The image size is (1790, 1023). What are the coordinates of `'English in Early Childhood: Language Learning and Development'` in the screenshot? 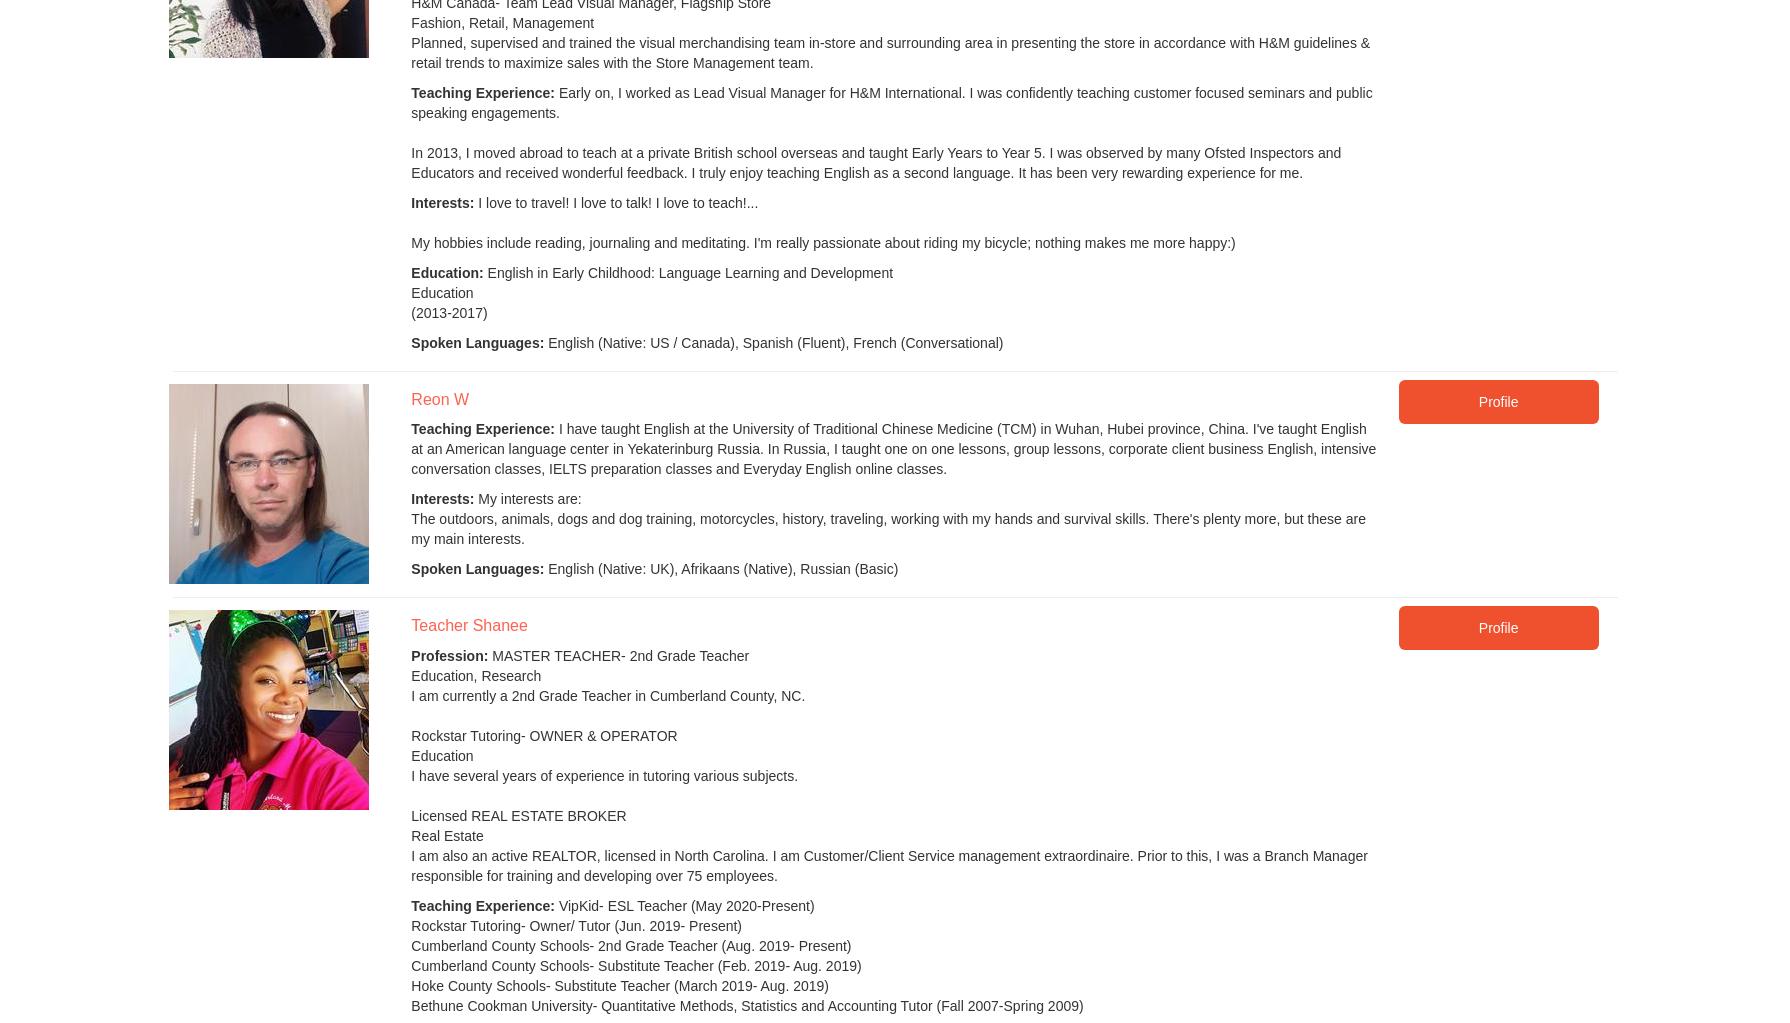 It's located at (687, 273).